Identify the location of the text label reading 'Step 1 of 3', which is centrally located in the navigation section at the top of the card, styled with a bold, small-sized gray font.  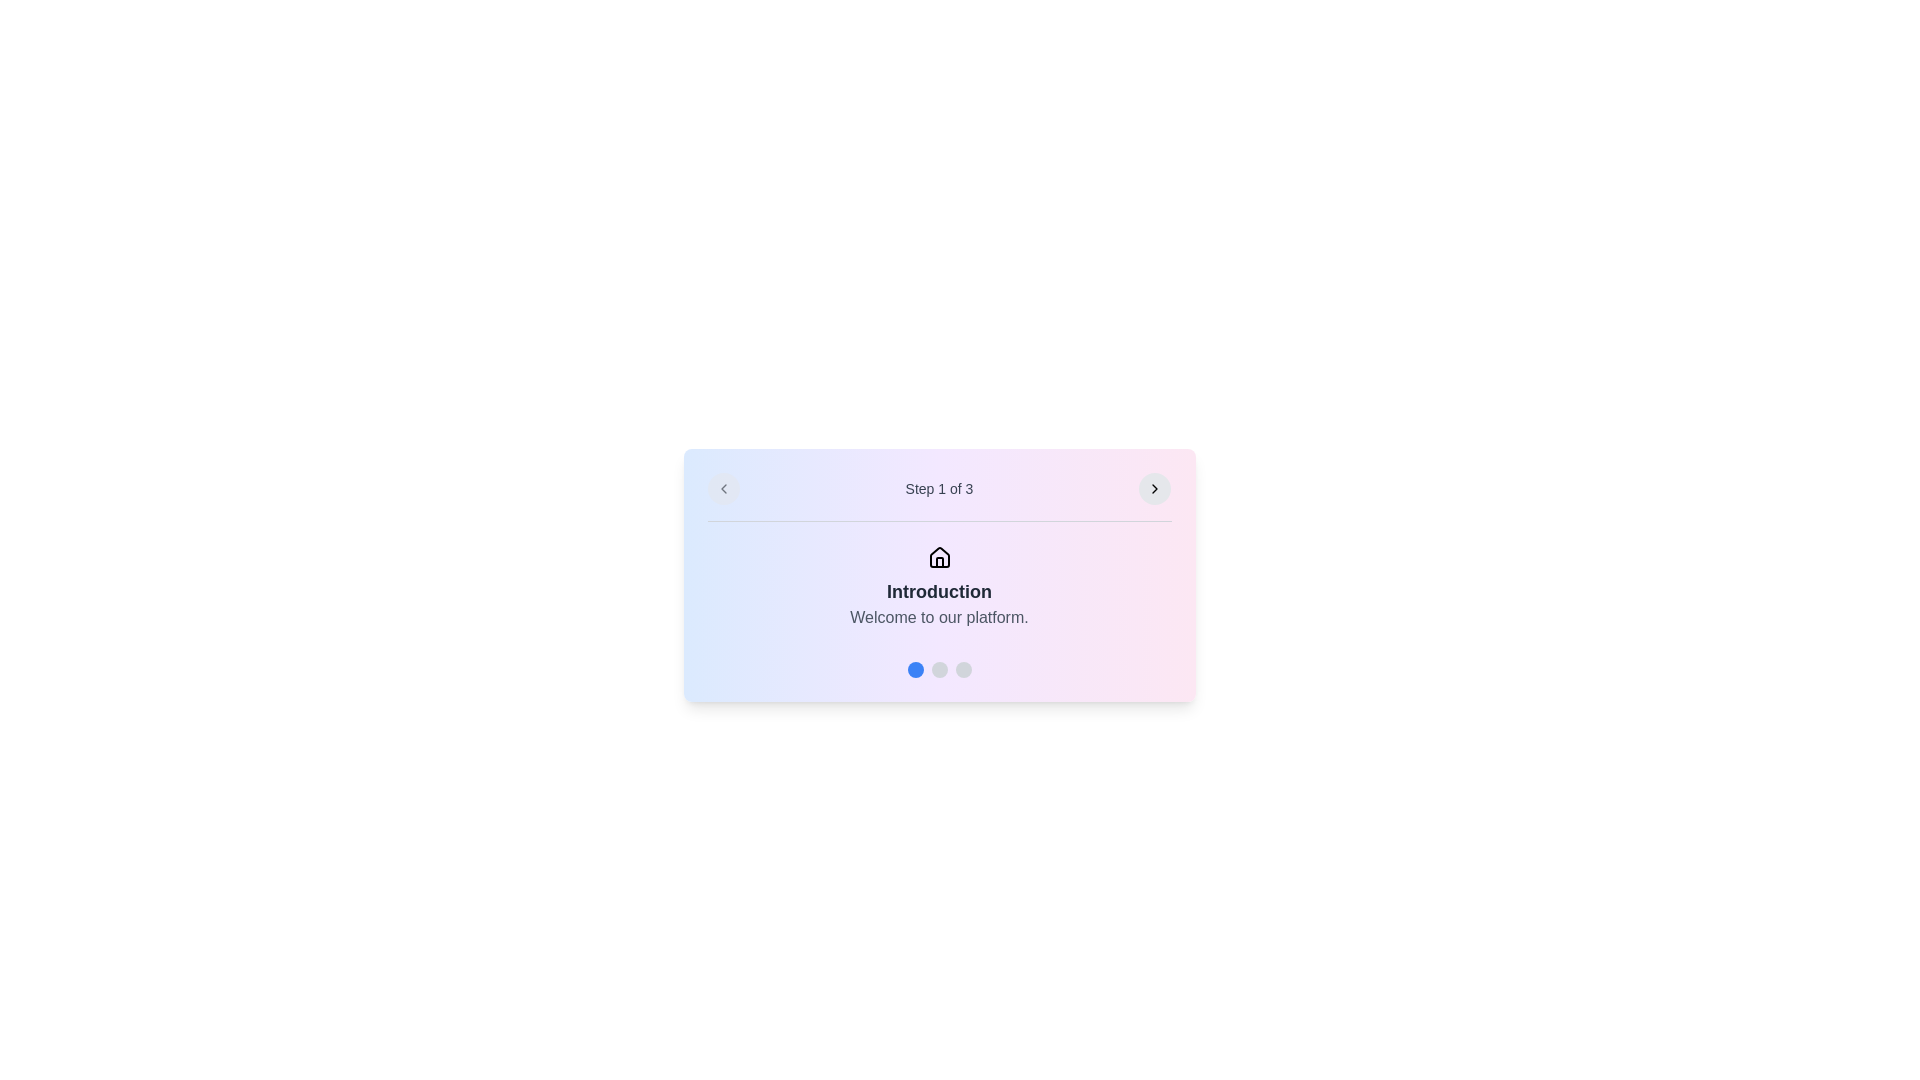
(938, 496).